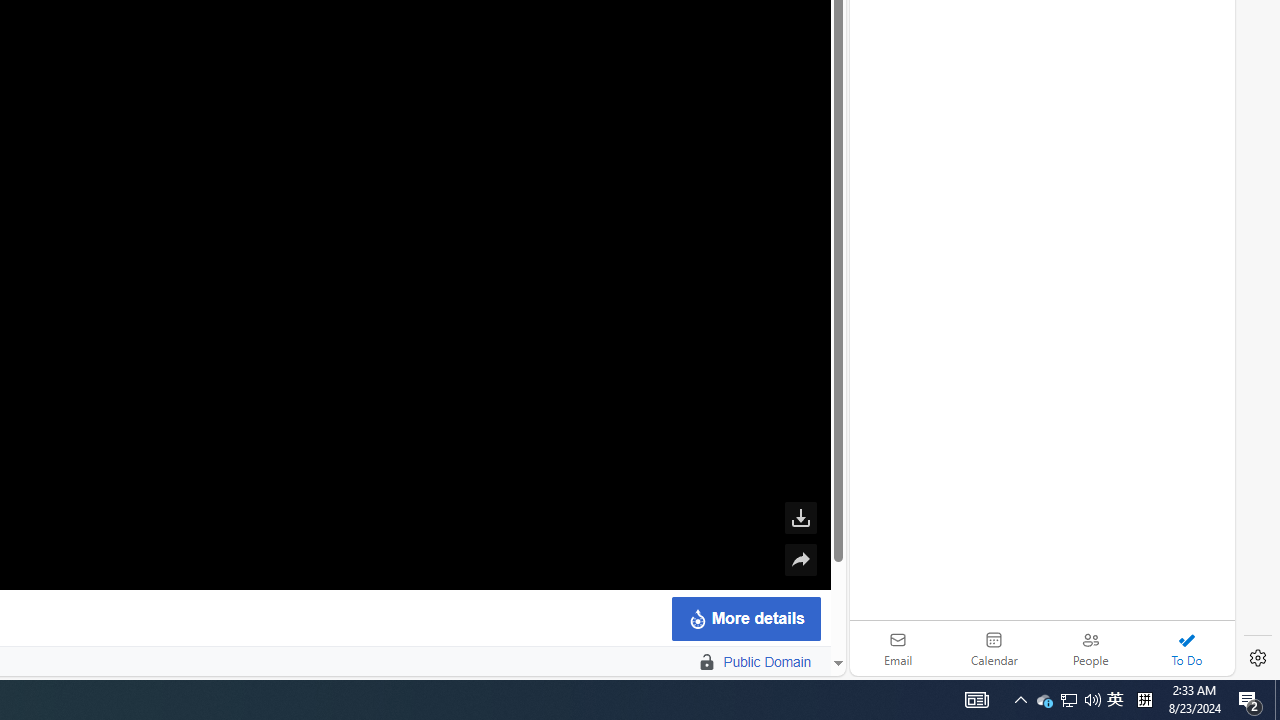  I want to click on 'Download this file', so click(800, 517).